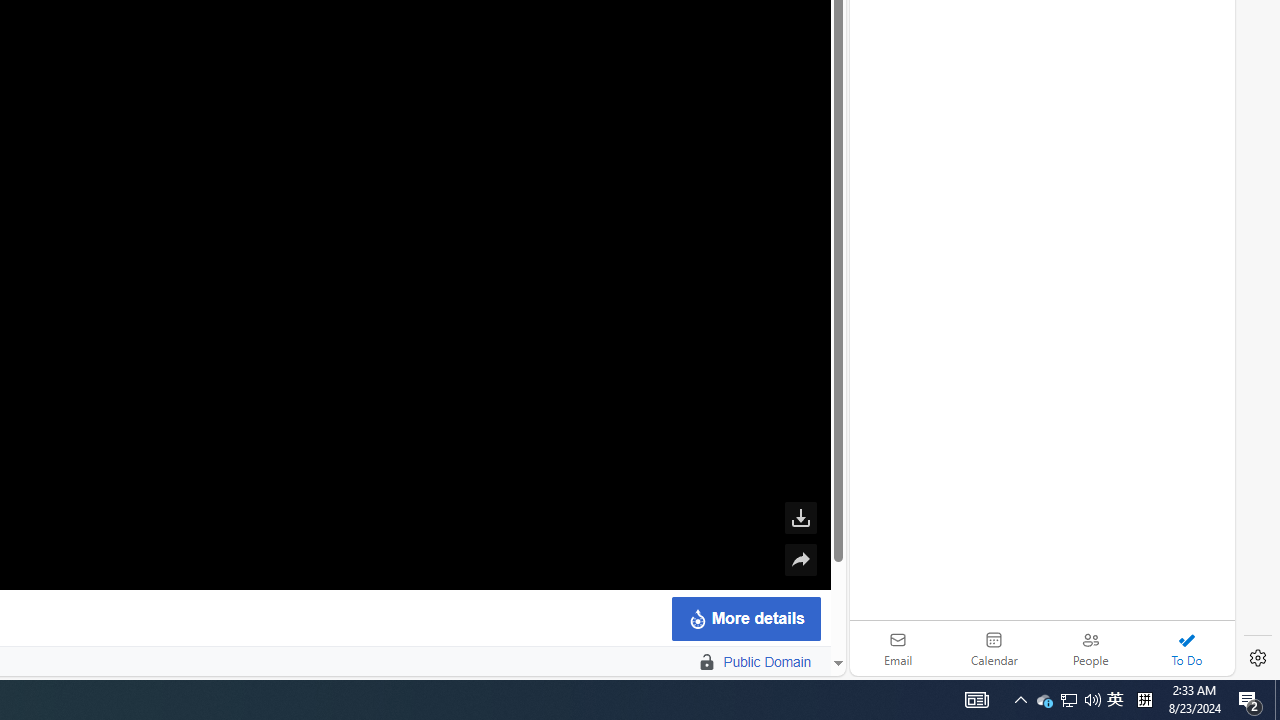  I want to click on 'Download this file', so click(800, 517).